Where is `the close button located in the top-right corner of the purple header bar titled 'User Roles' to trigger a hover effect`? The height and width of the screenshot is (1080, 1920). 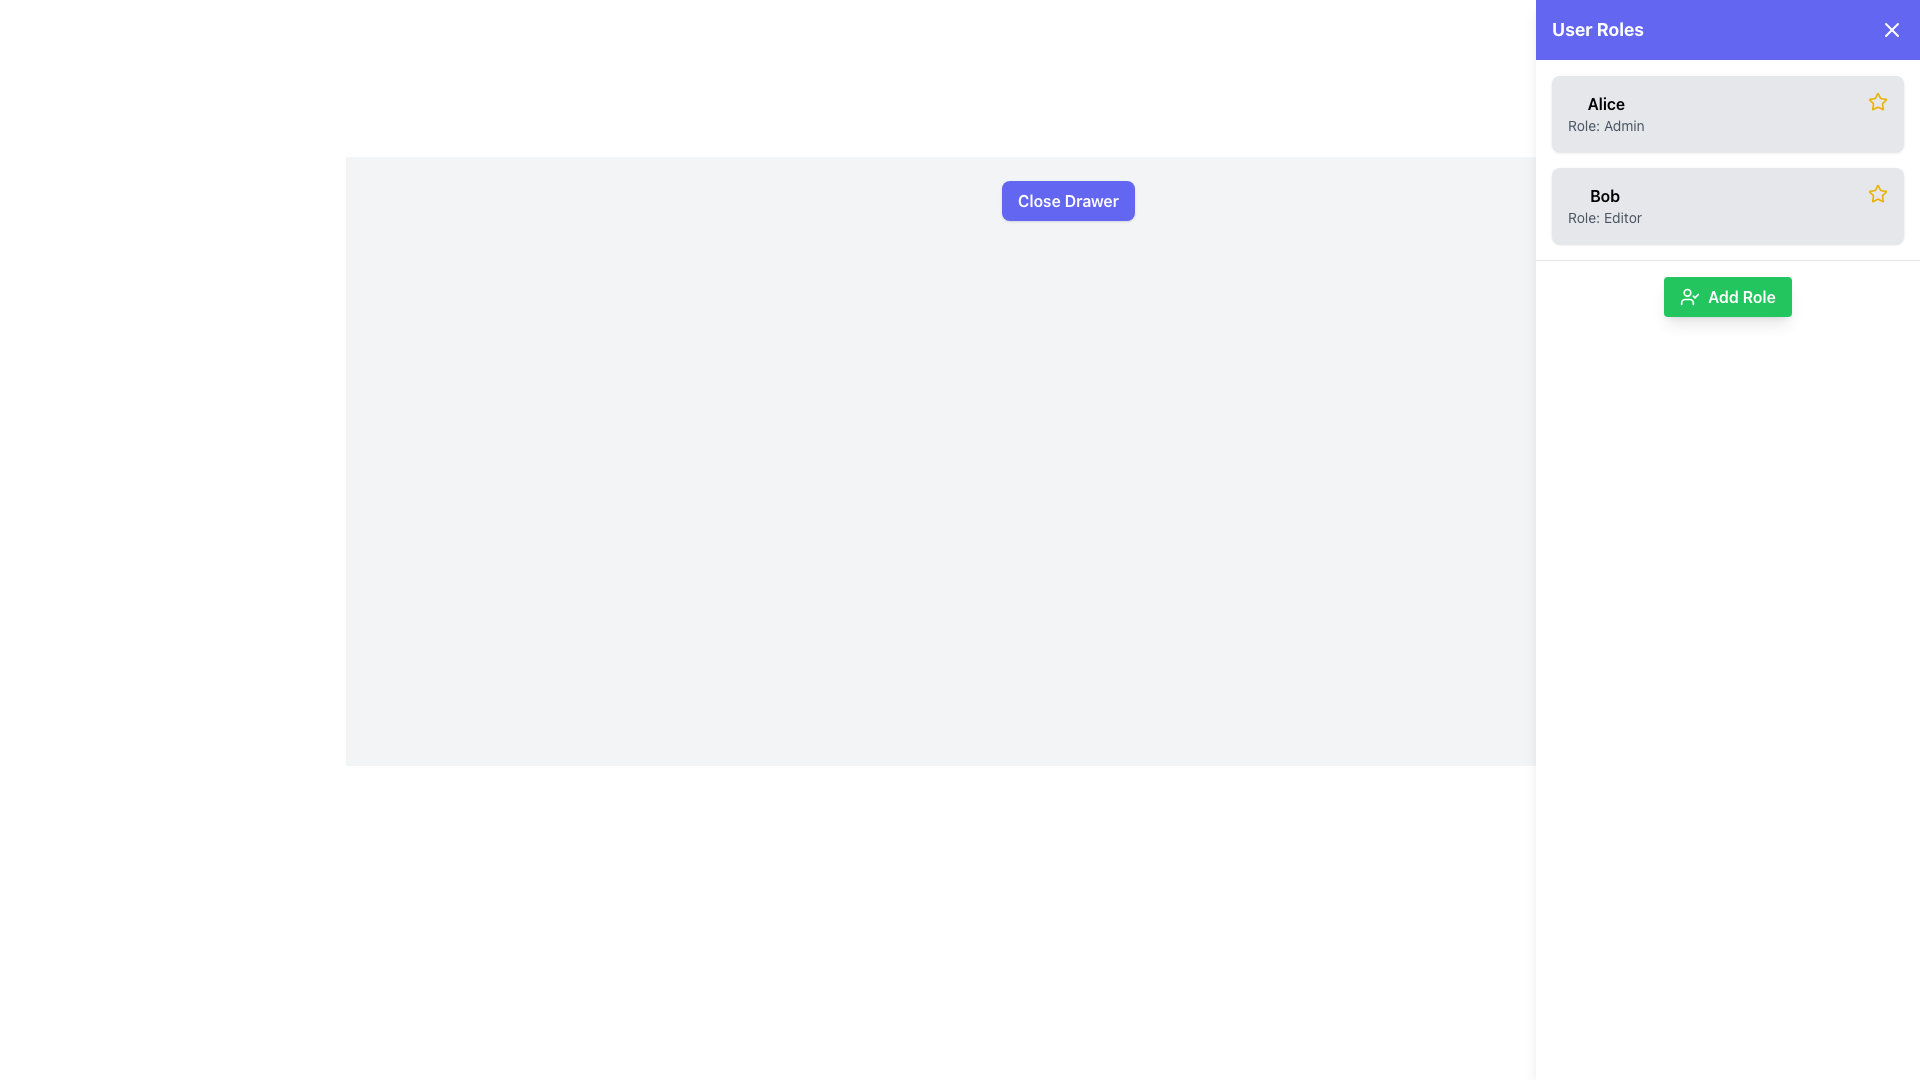 the close button located in the top-right corner of the purple header bar titled 'User Roles' to trigger a hover effect is located at coordinates (1890, 30).